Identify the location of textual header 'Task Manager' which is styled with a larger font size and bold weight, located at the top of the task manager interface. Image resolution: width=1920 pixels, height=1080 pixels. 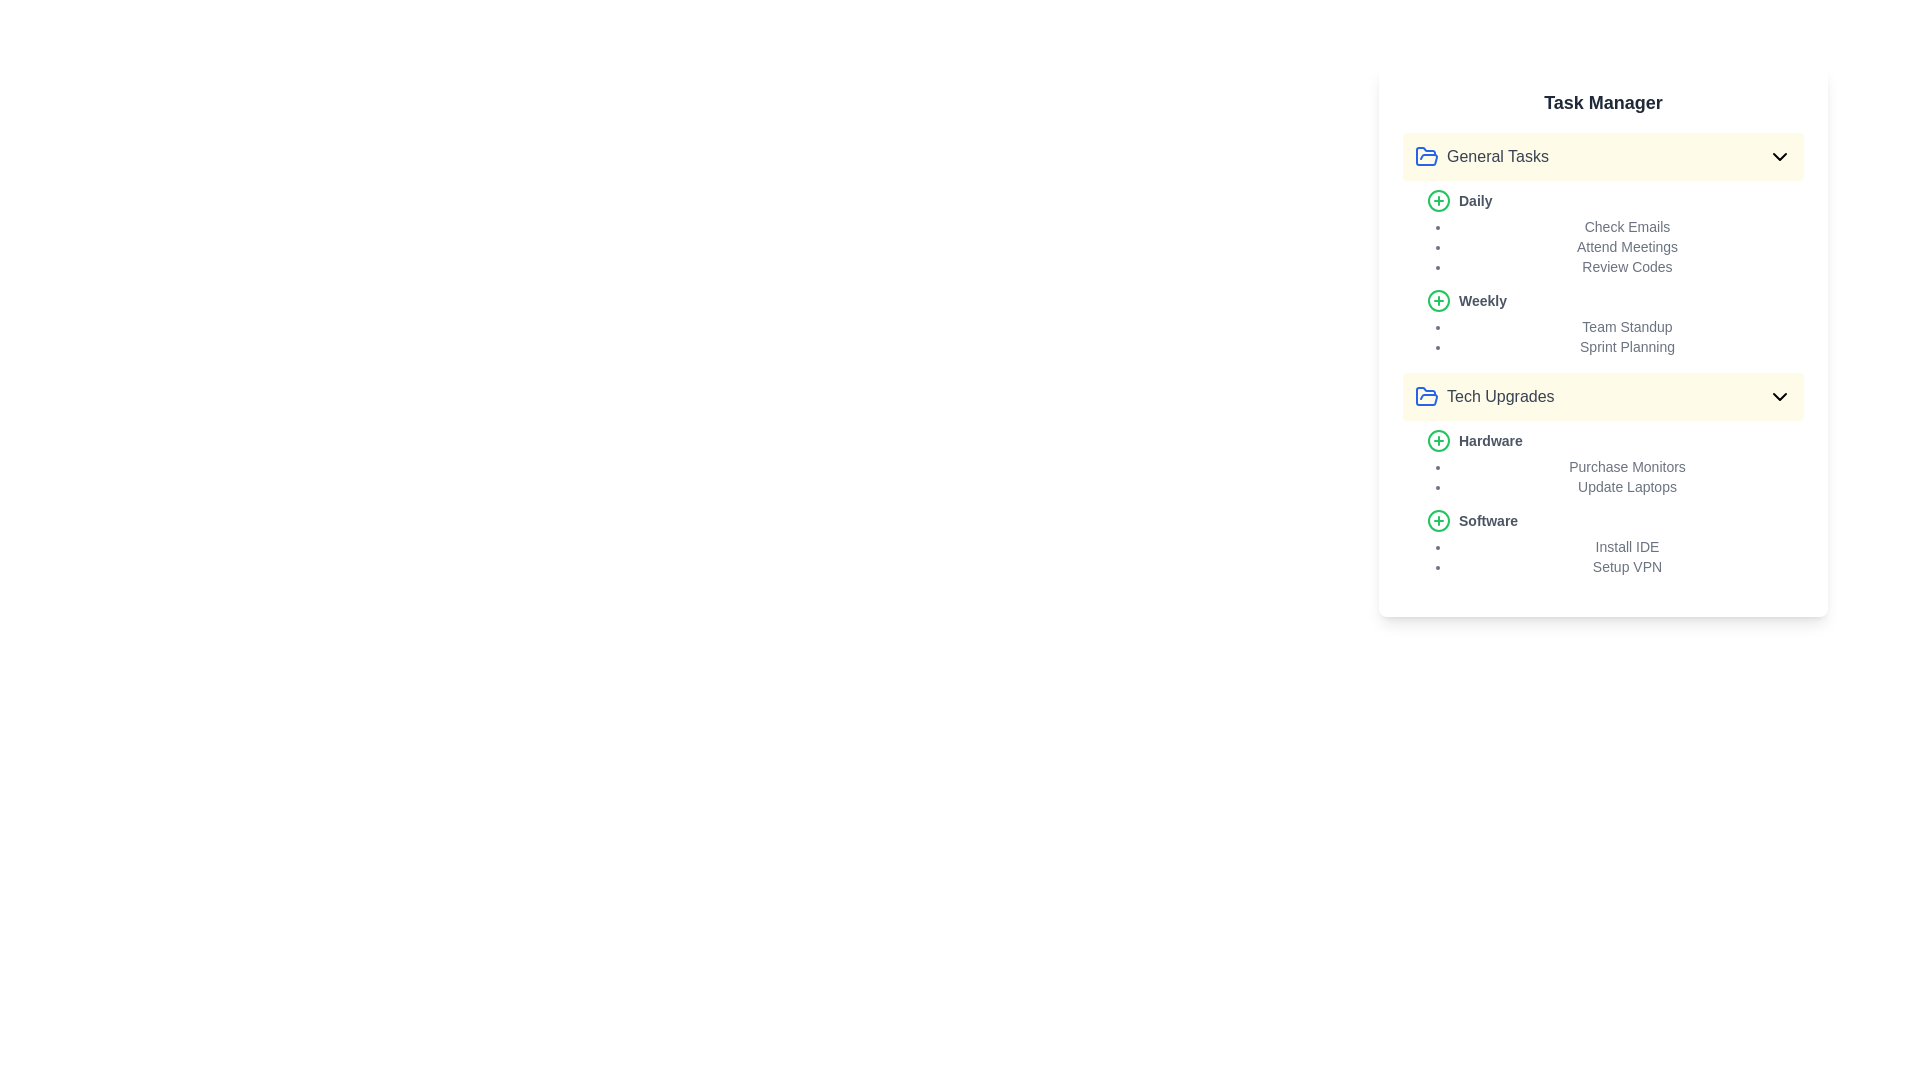
(1603, 103).